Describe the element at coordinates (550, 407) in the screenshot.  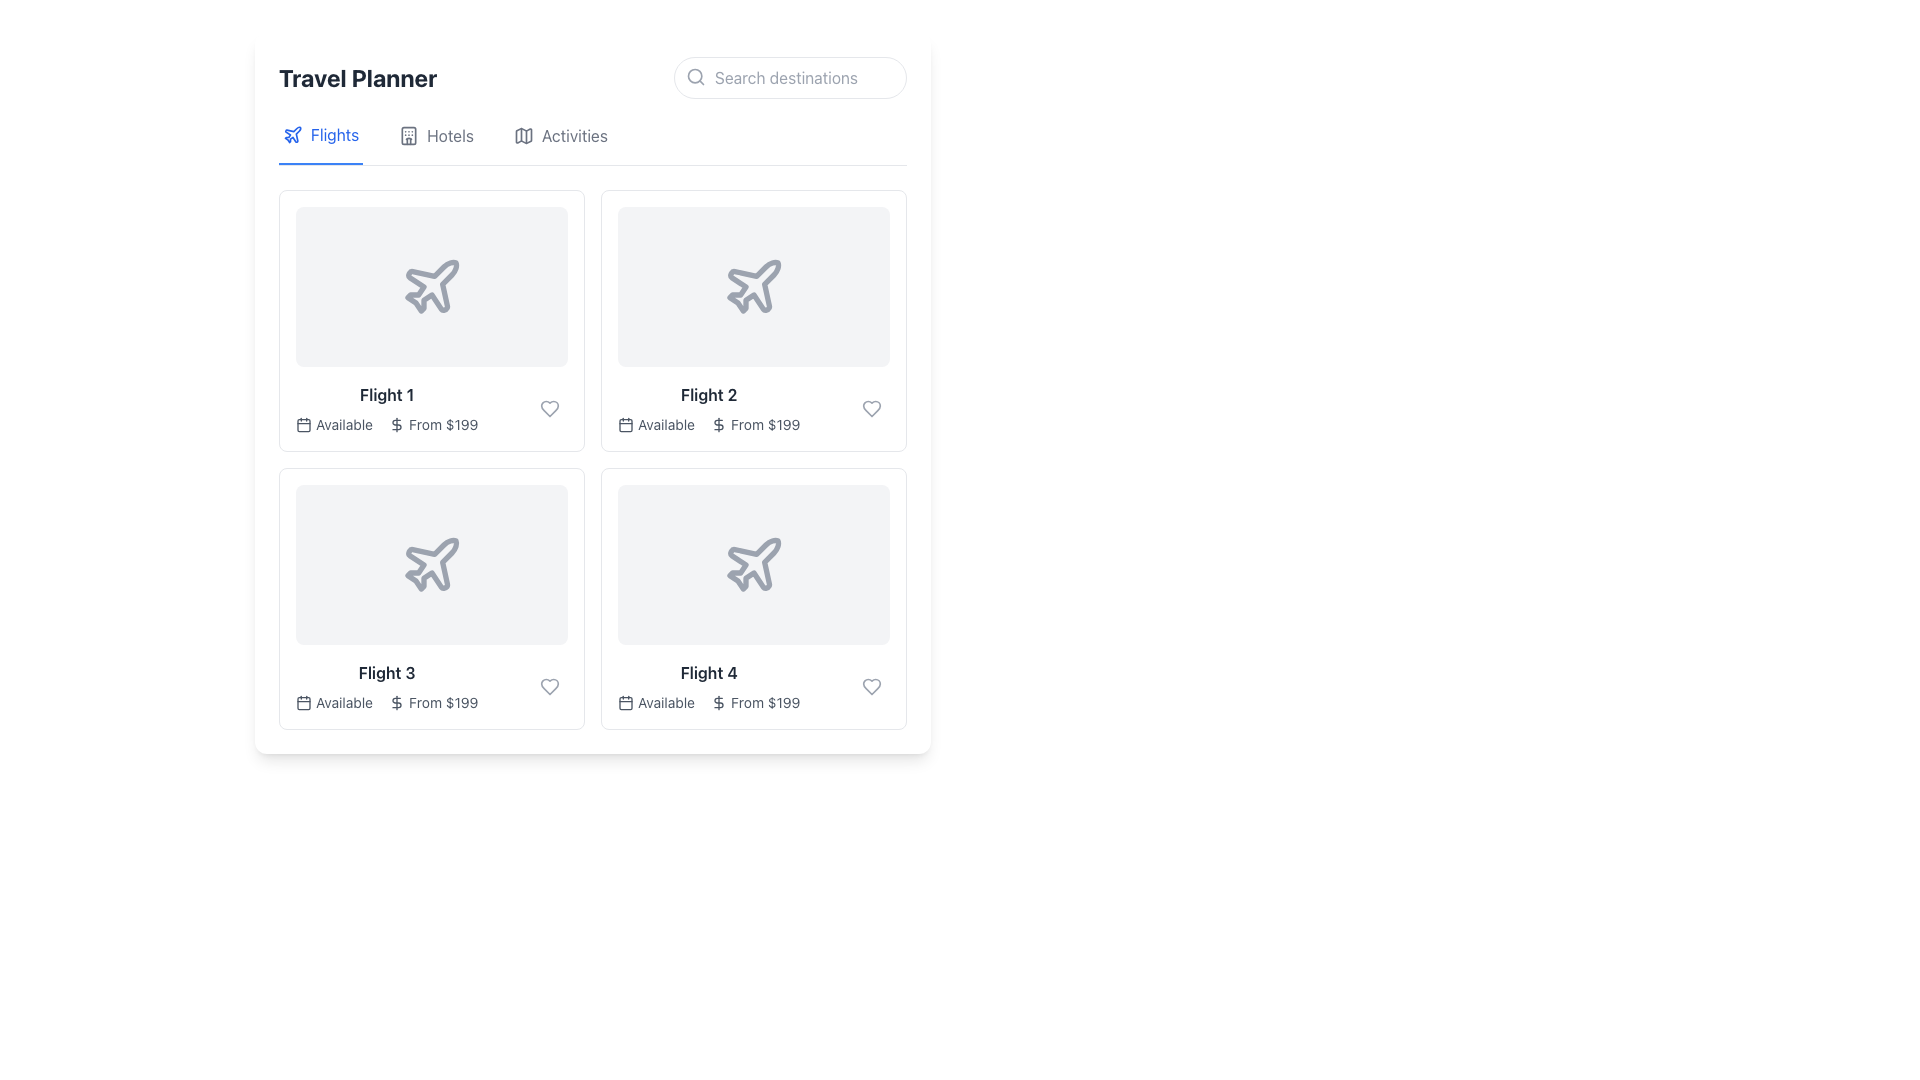
I see `the heart-shaped graphical icon in the bottom-right corner of the 'Flight 1' card, which indicates a potential 'favorite' or 'like' feature` at that location.